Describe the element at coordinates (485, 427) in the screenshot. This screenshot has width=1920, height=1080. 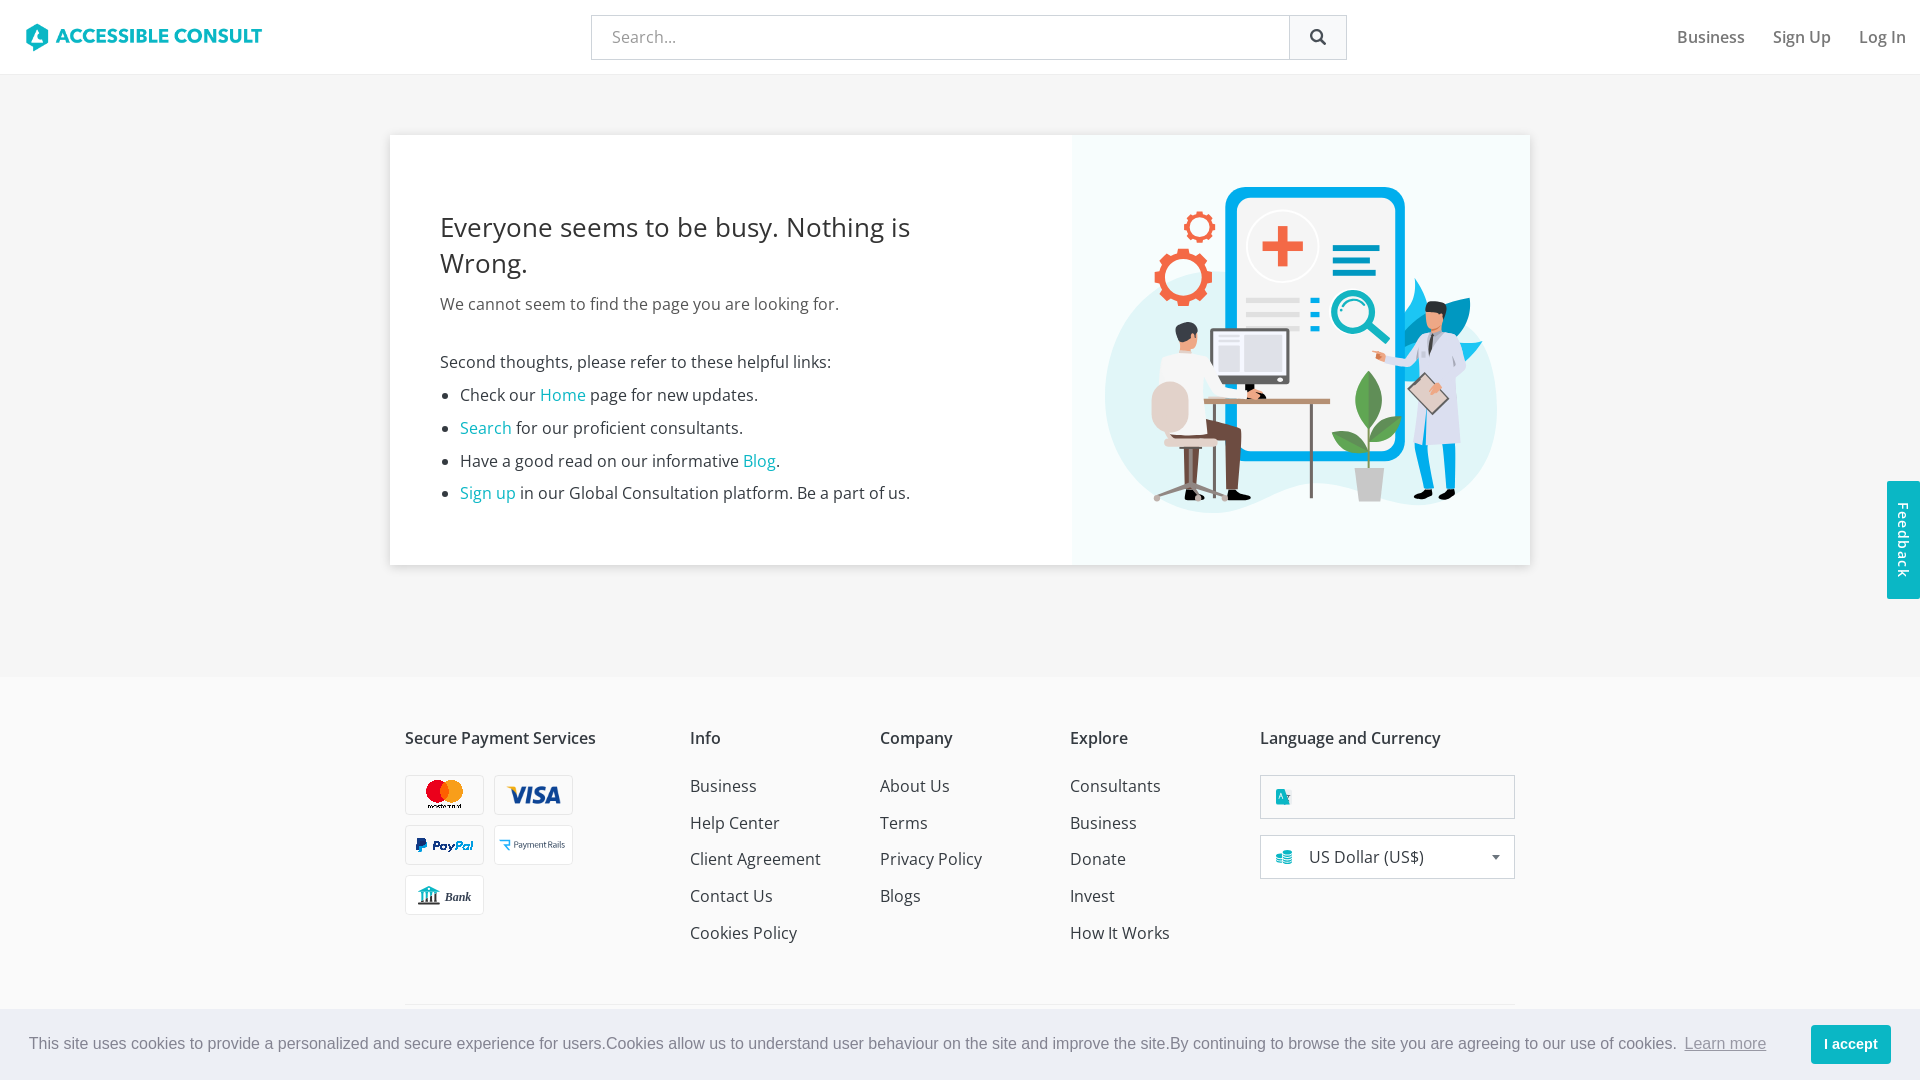
I see `'Search'` at that location.